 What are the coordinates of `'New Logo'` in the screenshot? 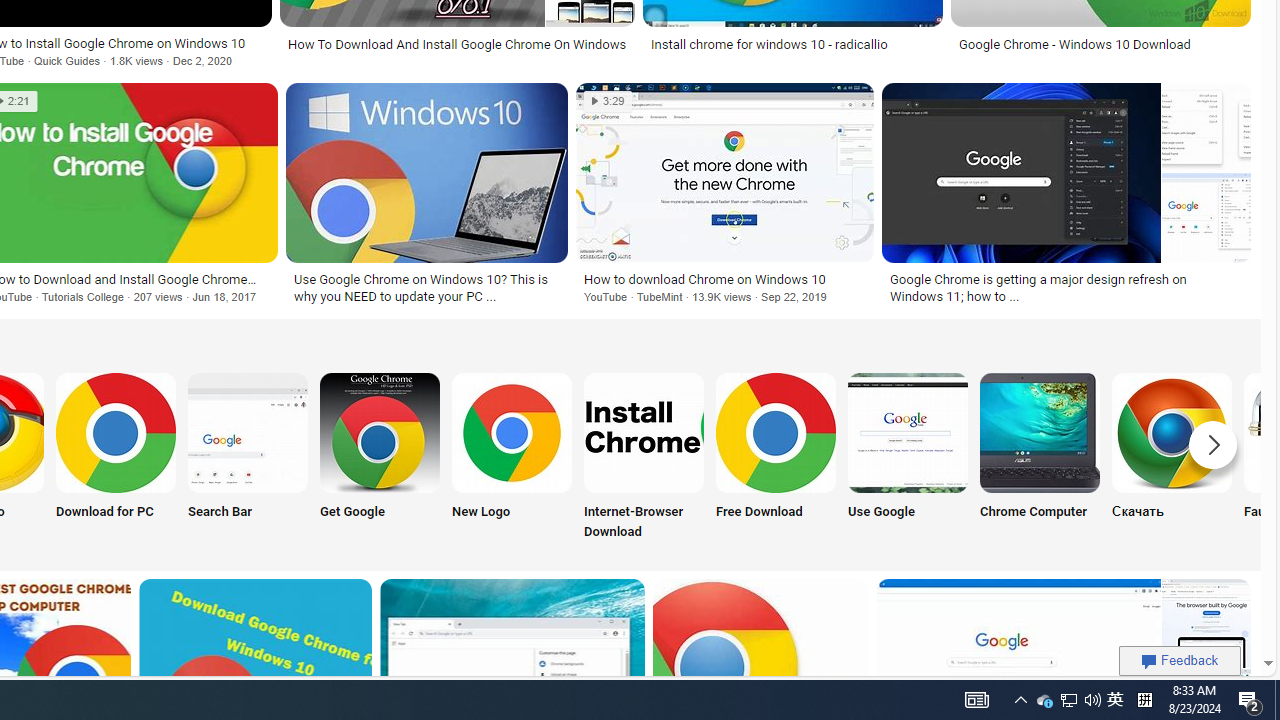 It's located at (512, 457).